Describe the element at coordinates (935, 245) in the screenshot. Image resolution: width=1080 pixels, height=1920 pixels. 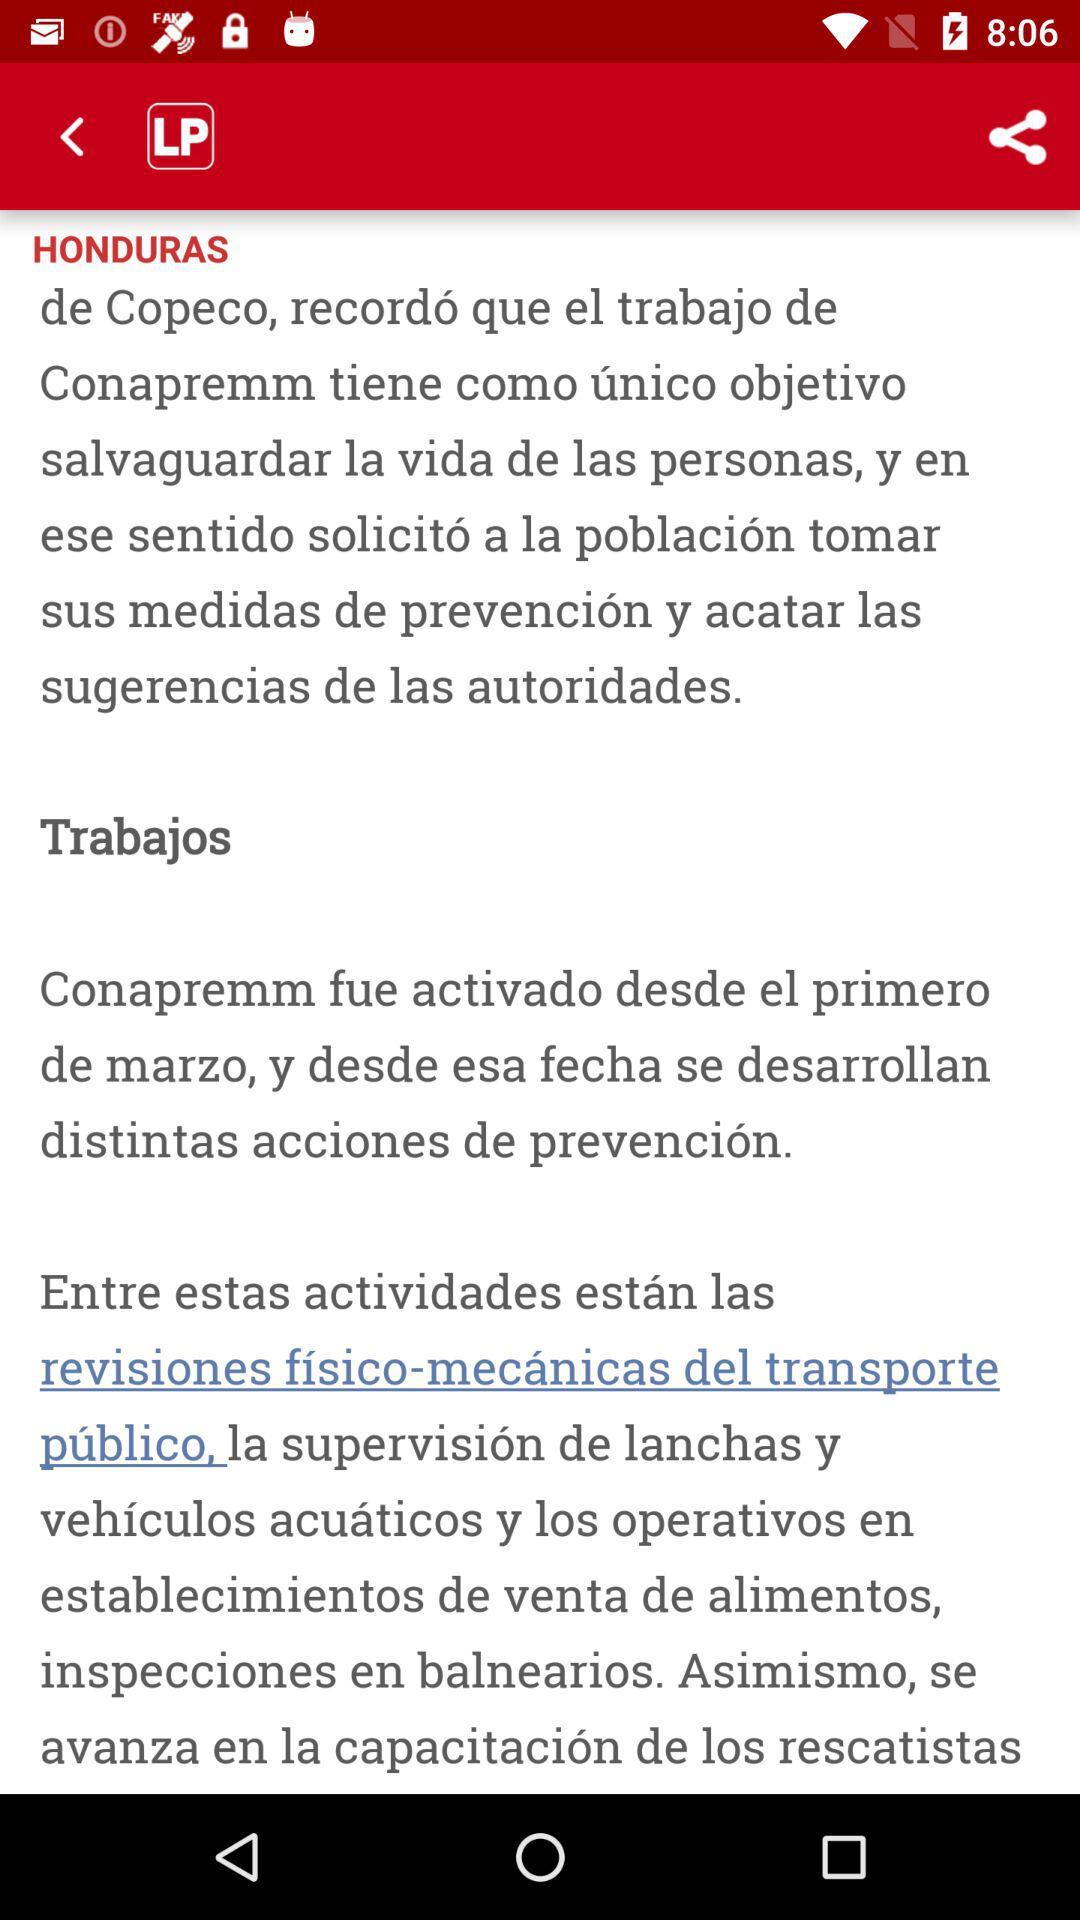
I see `icon to the right of the honduras item` at that location.